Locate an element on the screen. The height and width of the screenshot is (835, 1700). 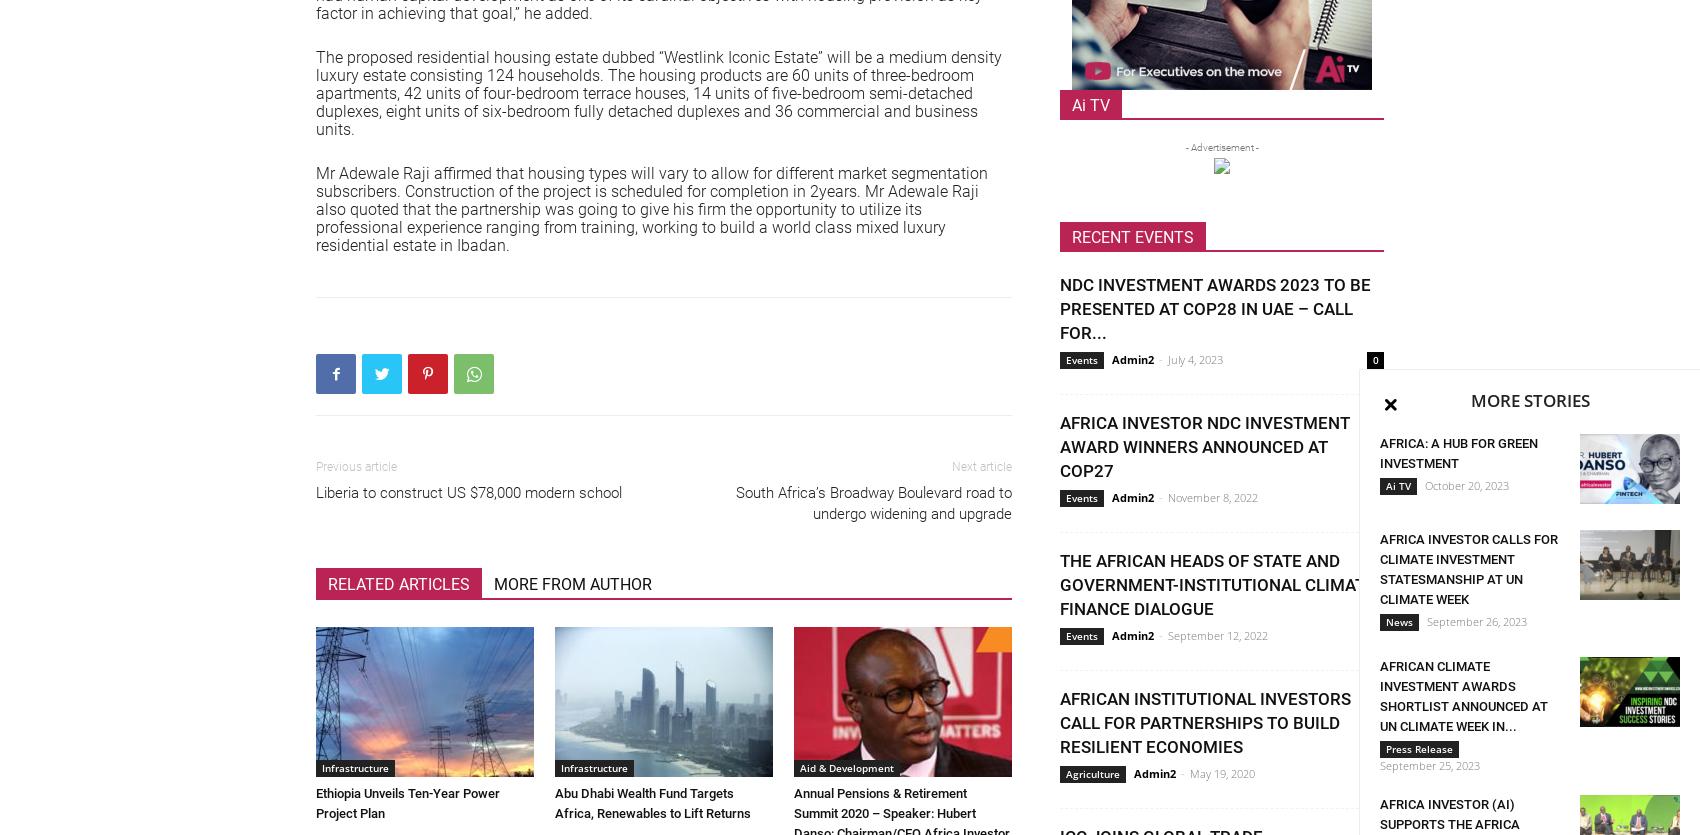
'The African Heads of State and Government-Institutional Climate Finance Dialogue' is located at coordinates (1216, 584).